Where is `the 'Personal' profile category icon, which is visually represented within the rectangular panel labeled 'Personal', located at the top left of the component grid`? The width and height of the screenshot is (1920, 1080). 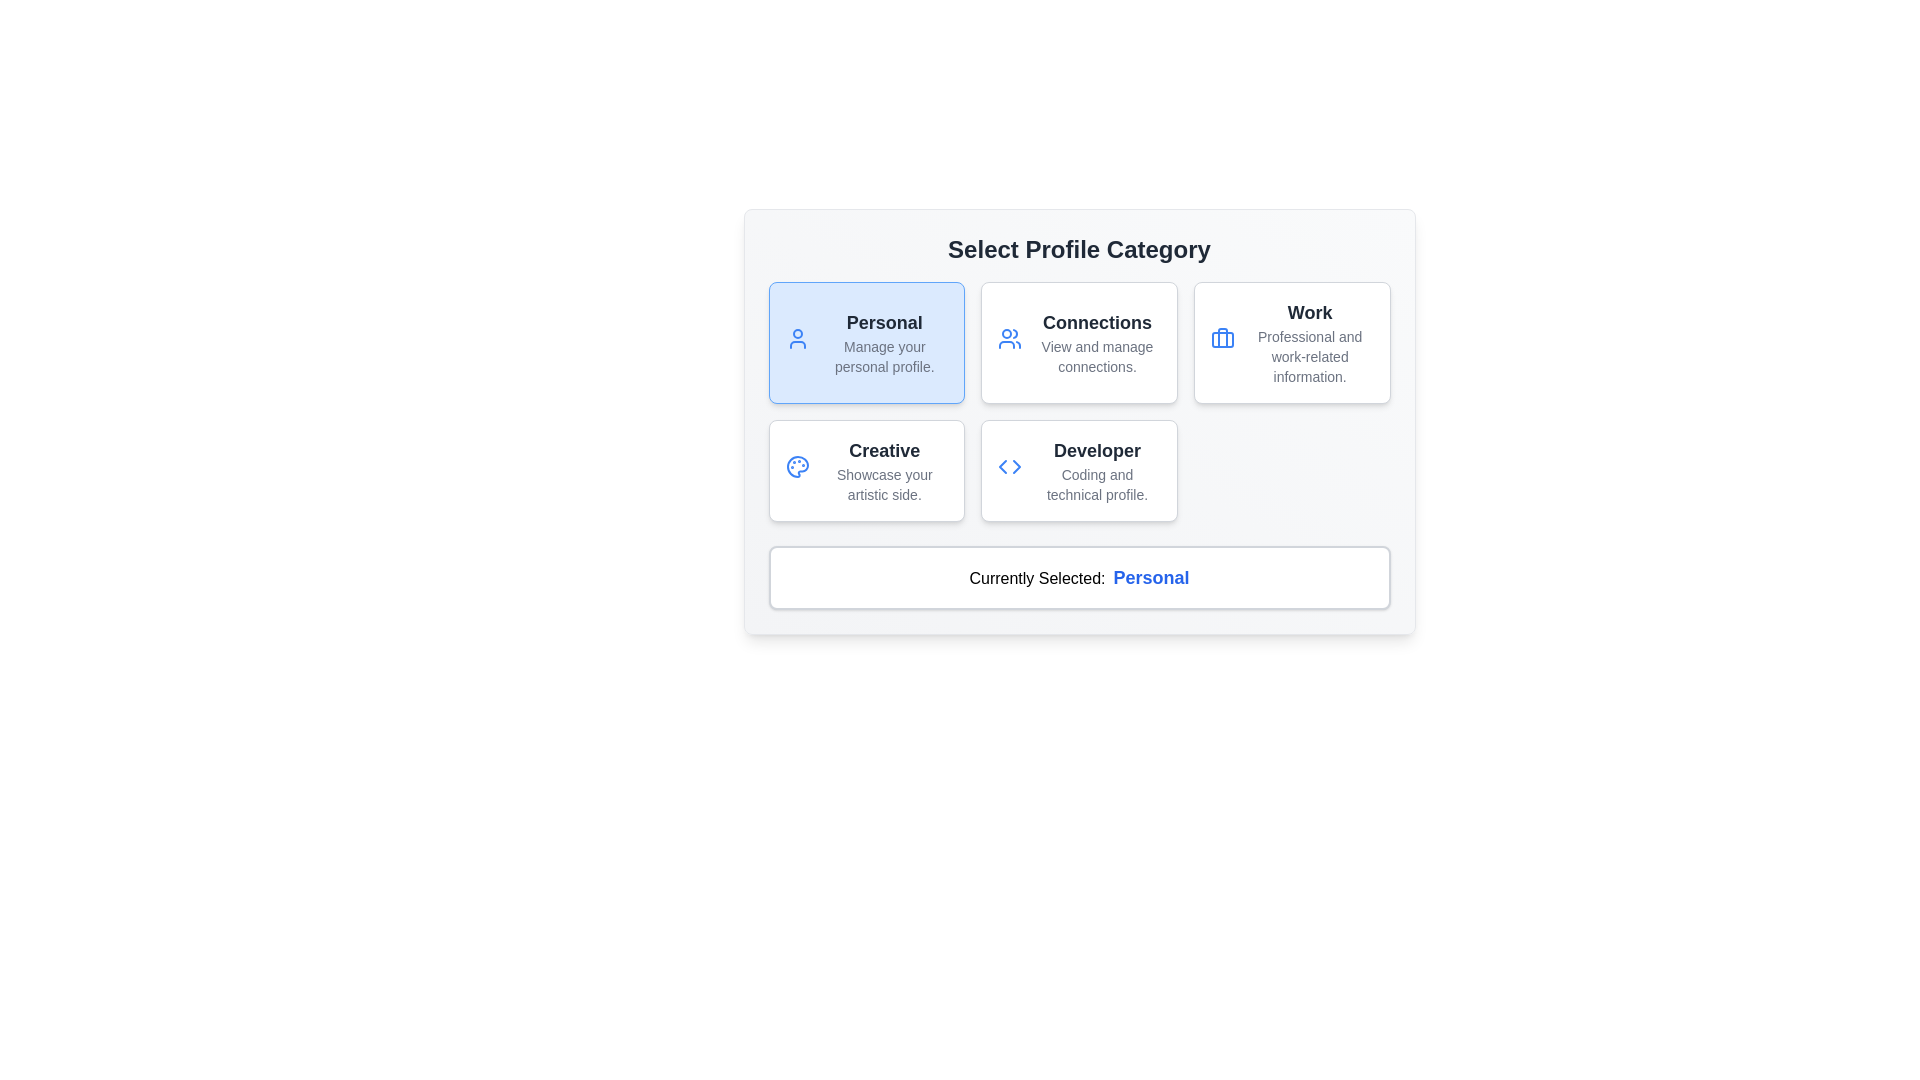
the 'Personal' profile category icon, which is visually represented within the rectangular panel labeled 'Personal', located at the top left of the component grid is located at coordinates (796, 338).